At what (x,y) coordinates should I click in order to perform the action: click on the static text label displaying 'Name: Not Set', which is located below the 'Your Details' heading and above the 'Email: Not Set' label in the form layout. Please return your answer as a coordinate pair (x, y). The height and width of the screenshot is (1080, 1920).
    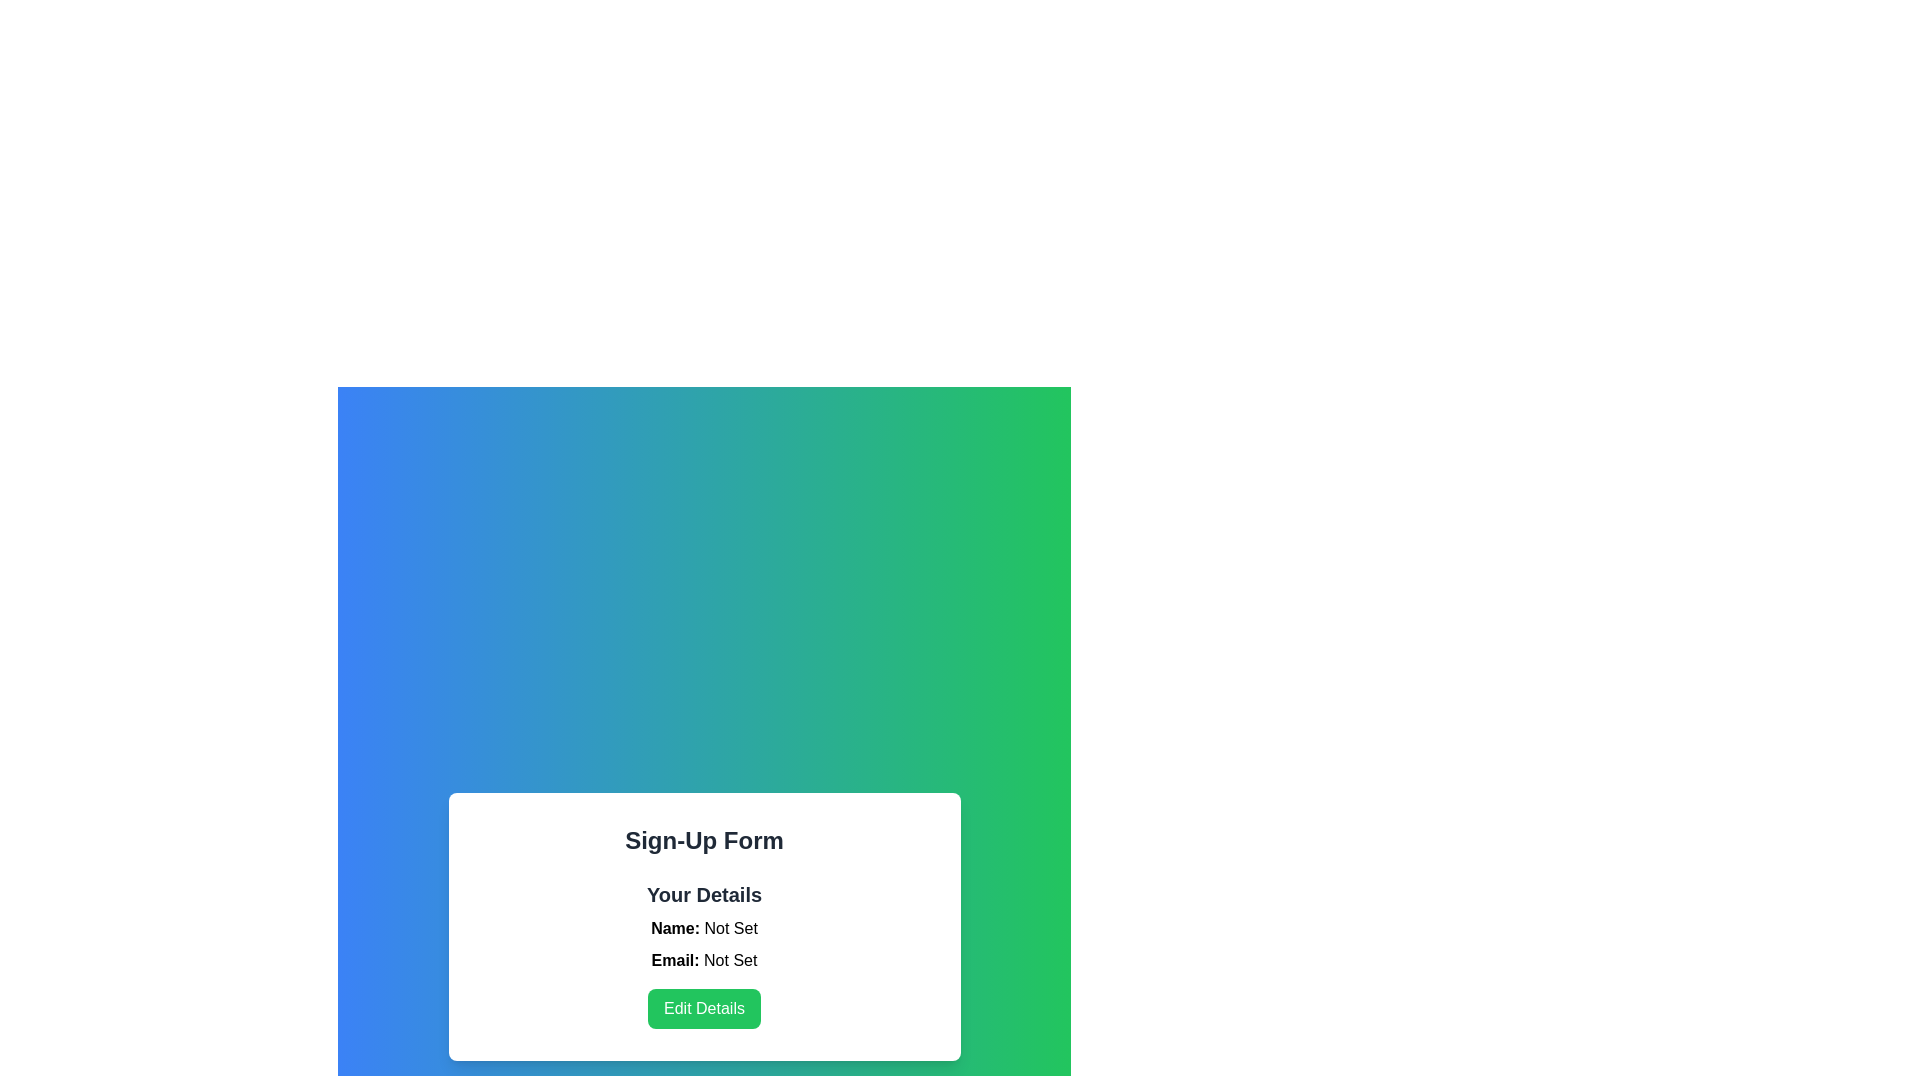
    Looking at the image, I should click on (704, 929).